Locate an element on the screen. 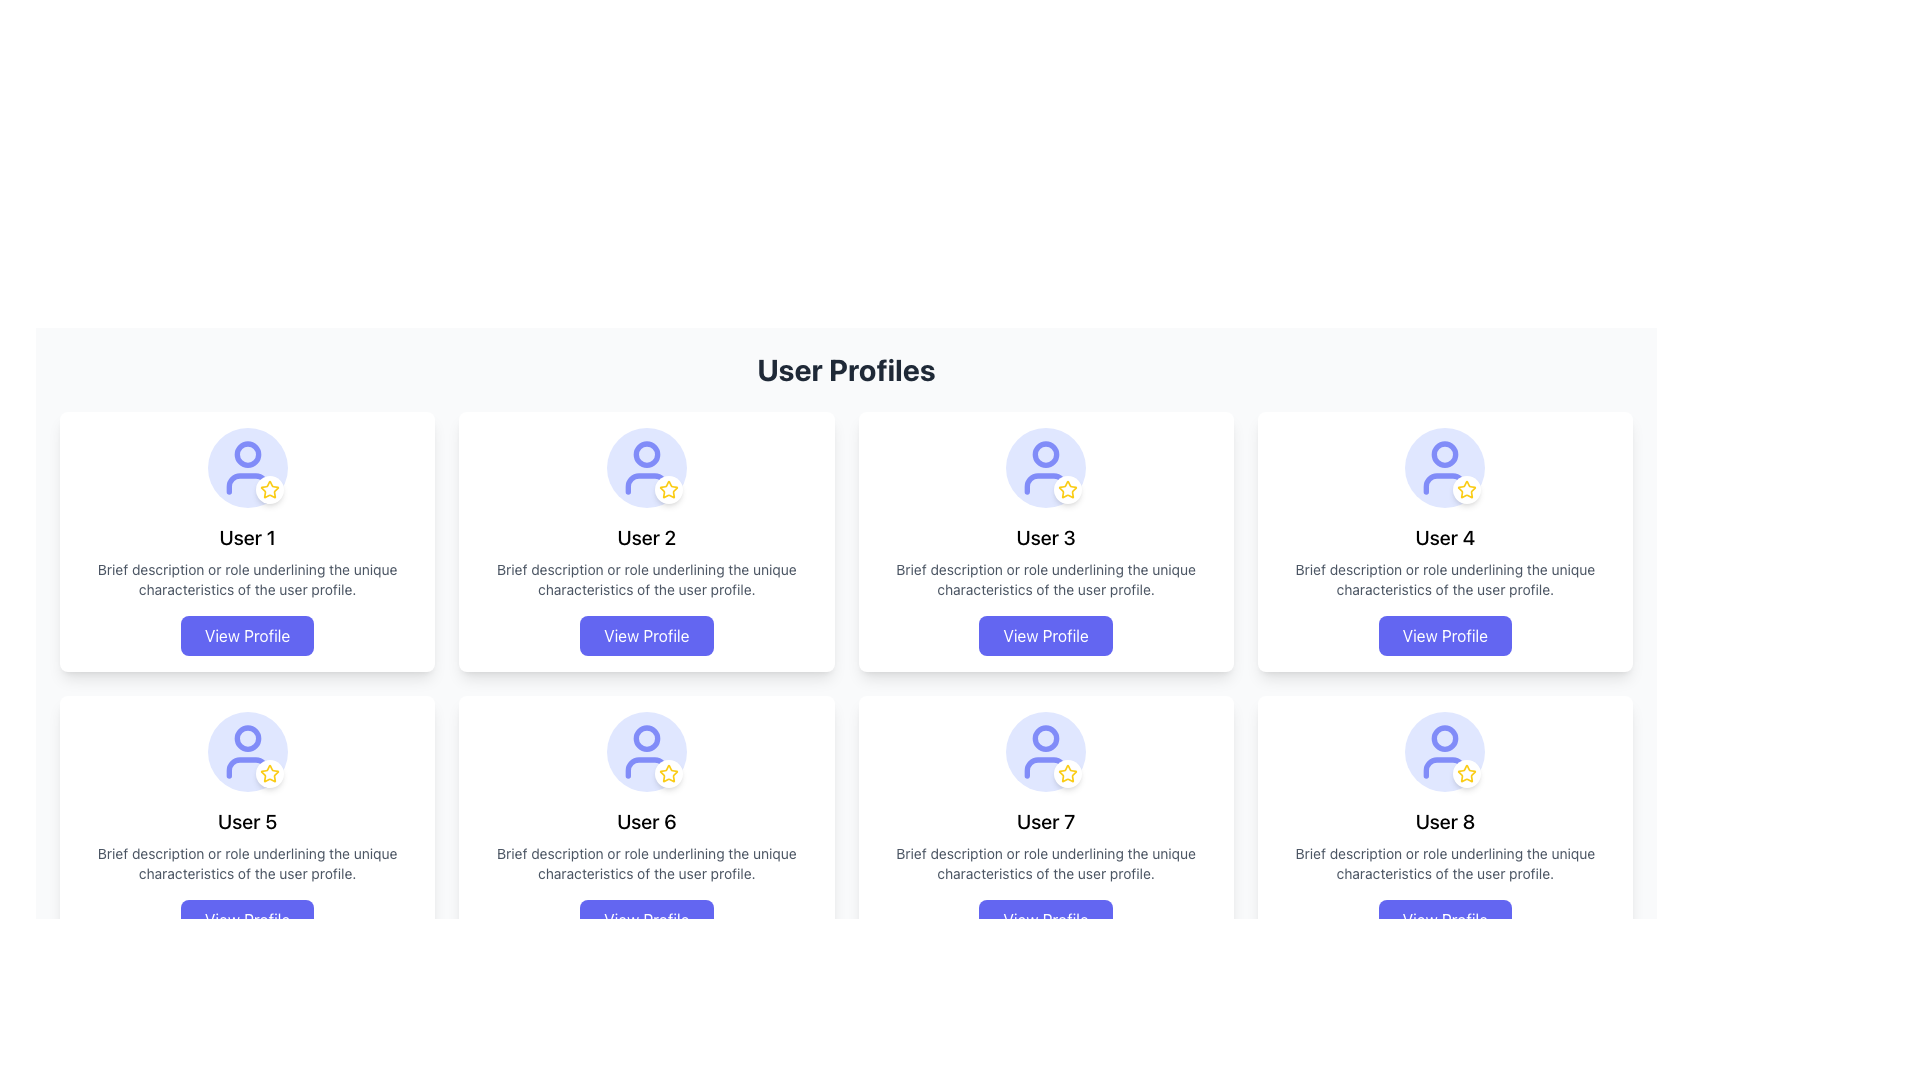 This screenshot has height=1080, width=1920. the head circle of the user icon graphic in the profile card of 'User 7', located at the bottom row, second from the left is located at coordinates (1045, 738).